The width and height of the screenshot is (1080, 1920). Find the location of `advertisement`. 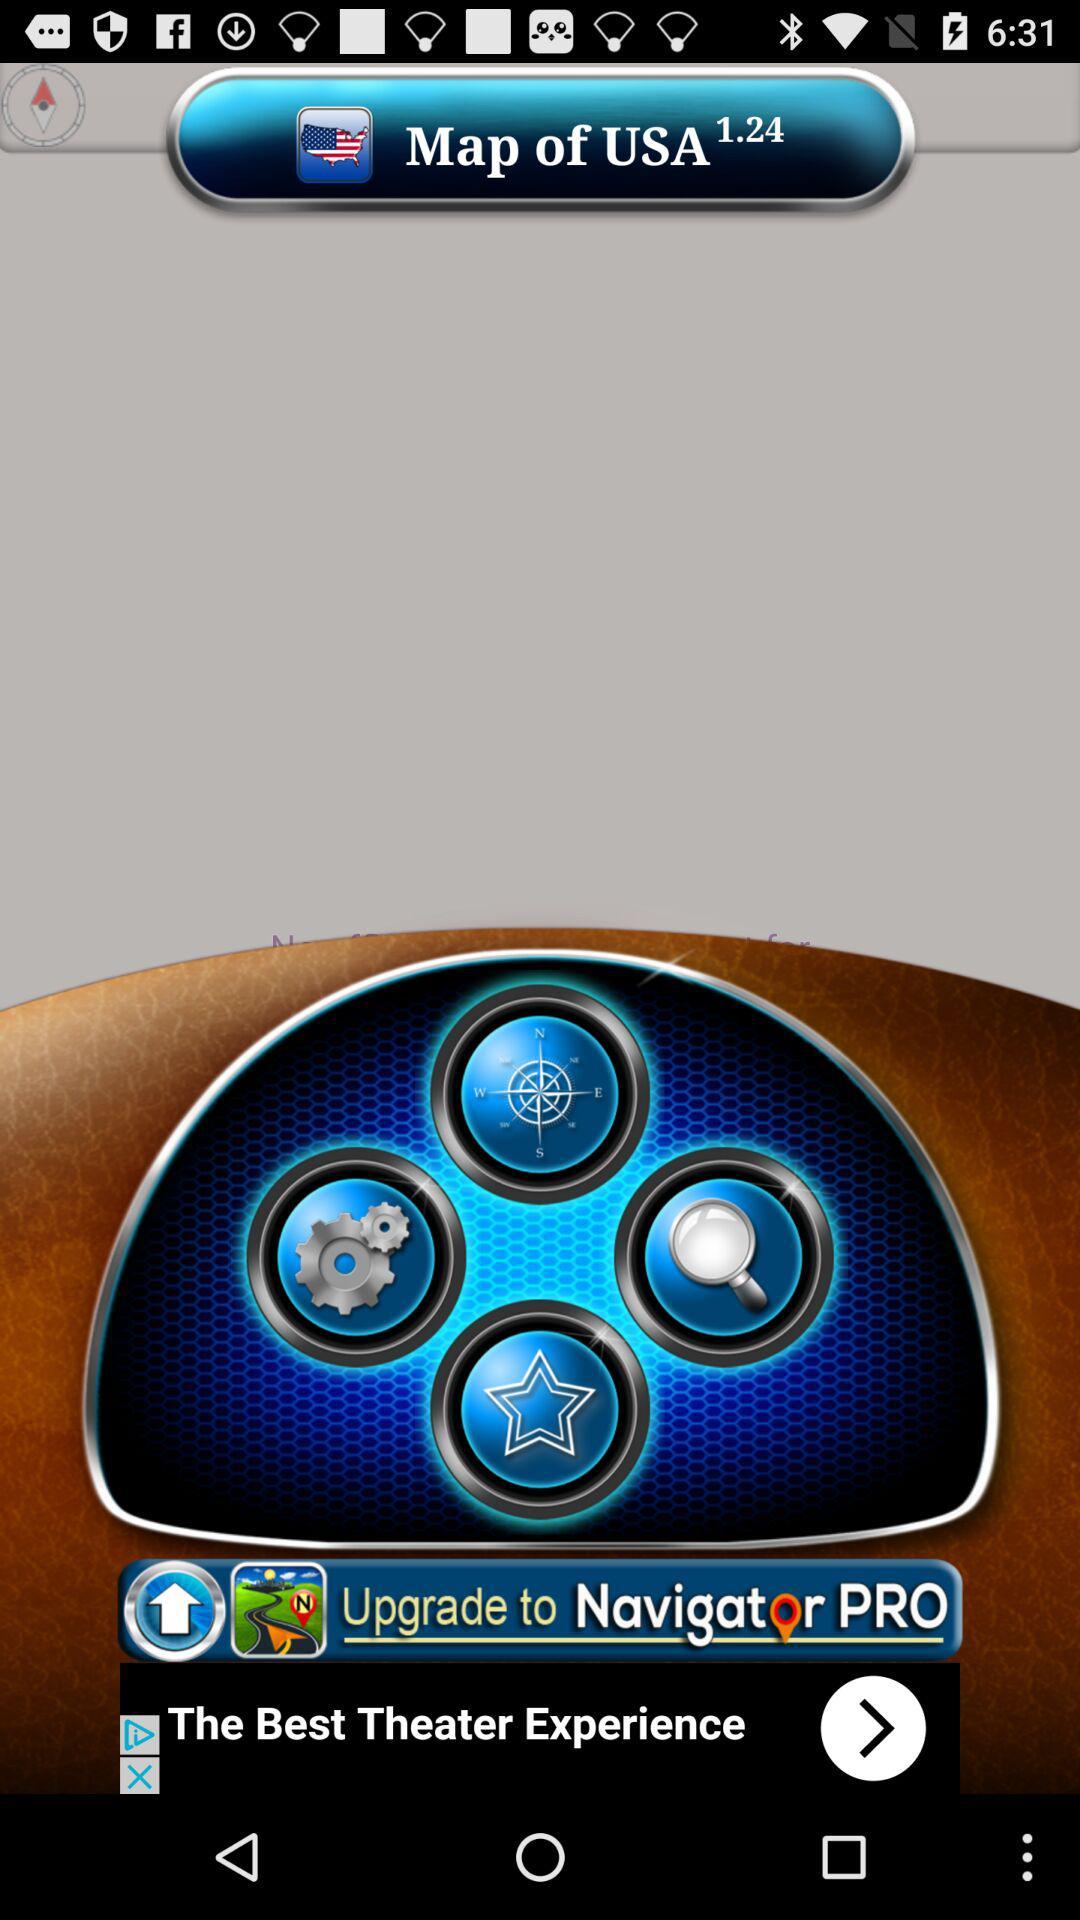

advertisement is located at coordinates (540, 1727).